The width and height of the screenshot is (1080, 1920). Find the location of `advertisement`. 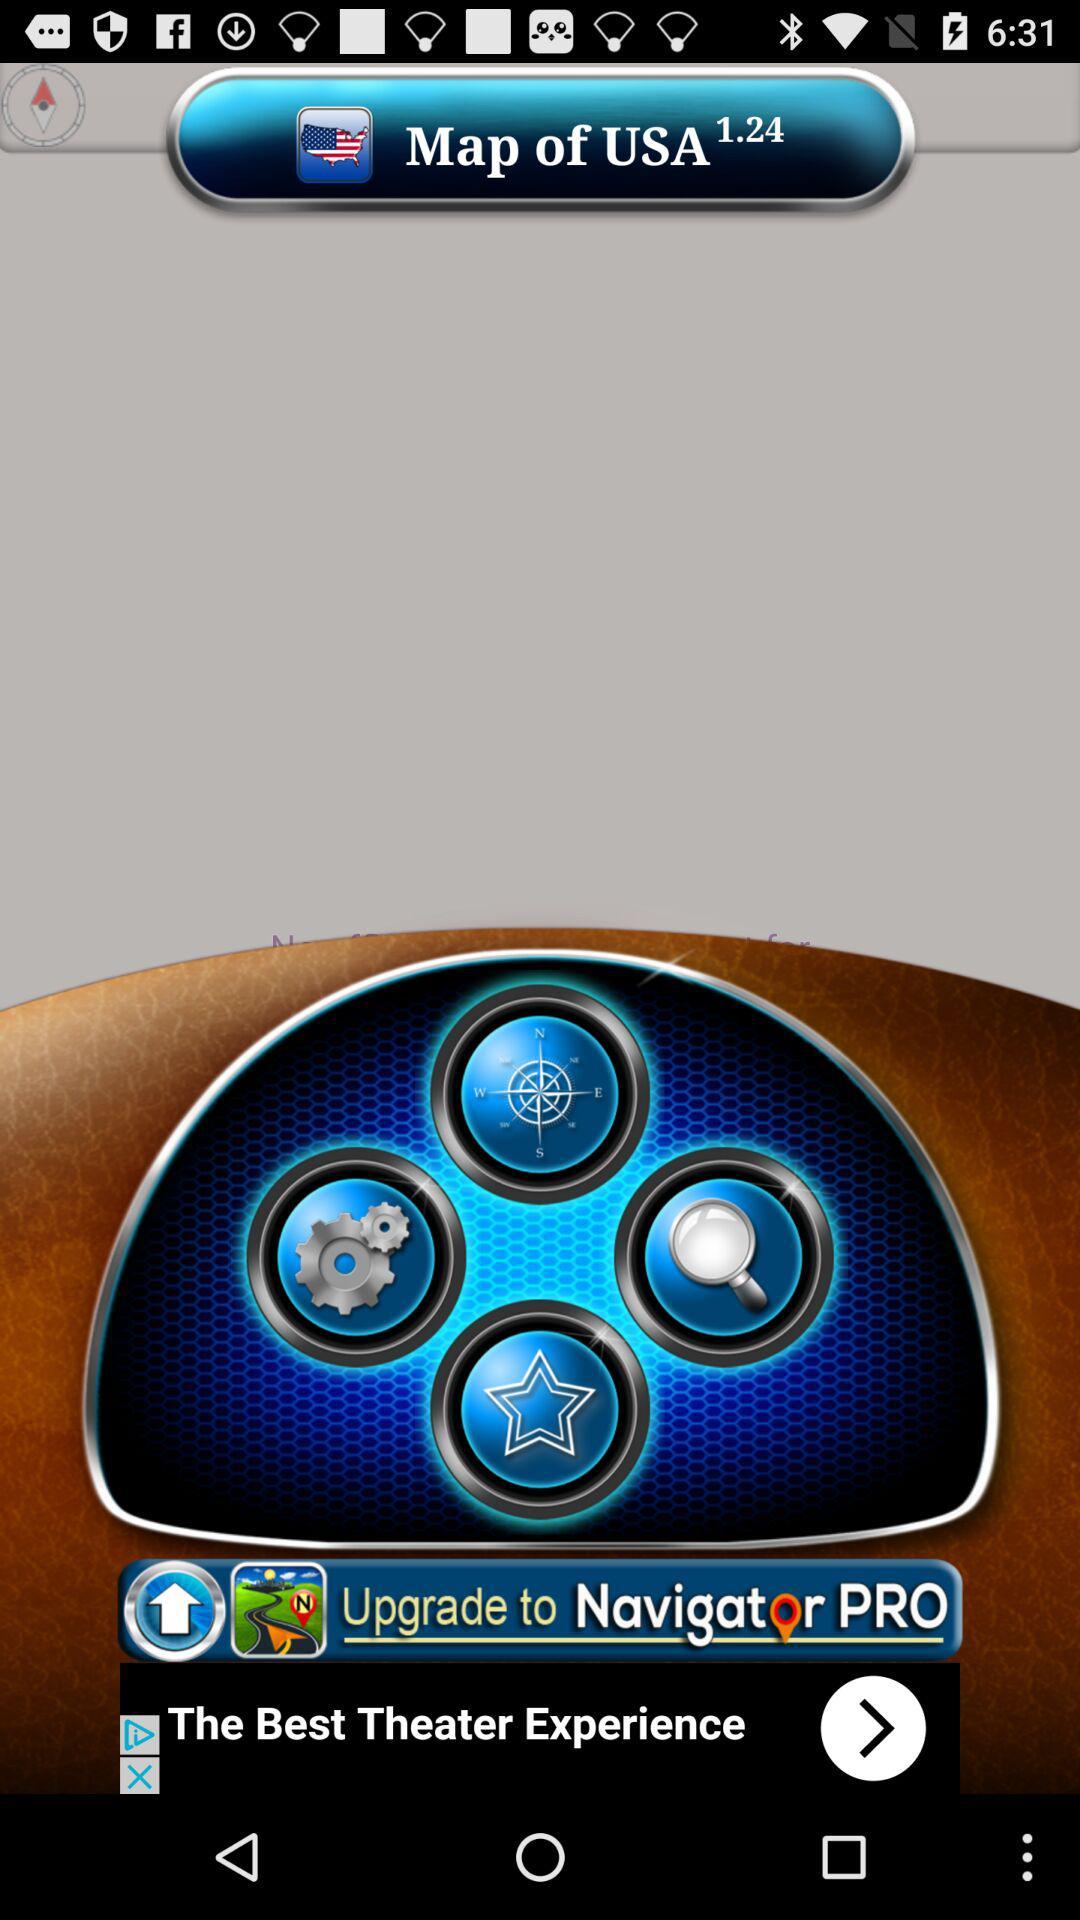

advertisement is located at coordinates (540, 1727).